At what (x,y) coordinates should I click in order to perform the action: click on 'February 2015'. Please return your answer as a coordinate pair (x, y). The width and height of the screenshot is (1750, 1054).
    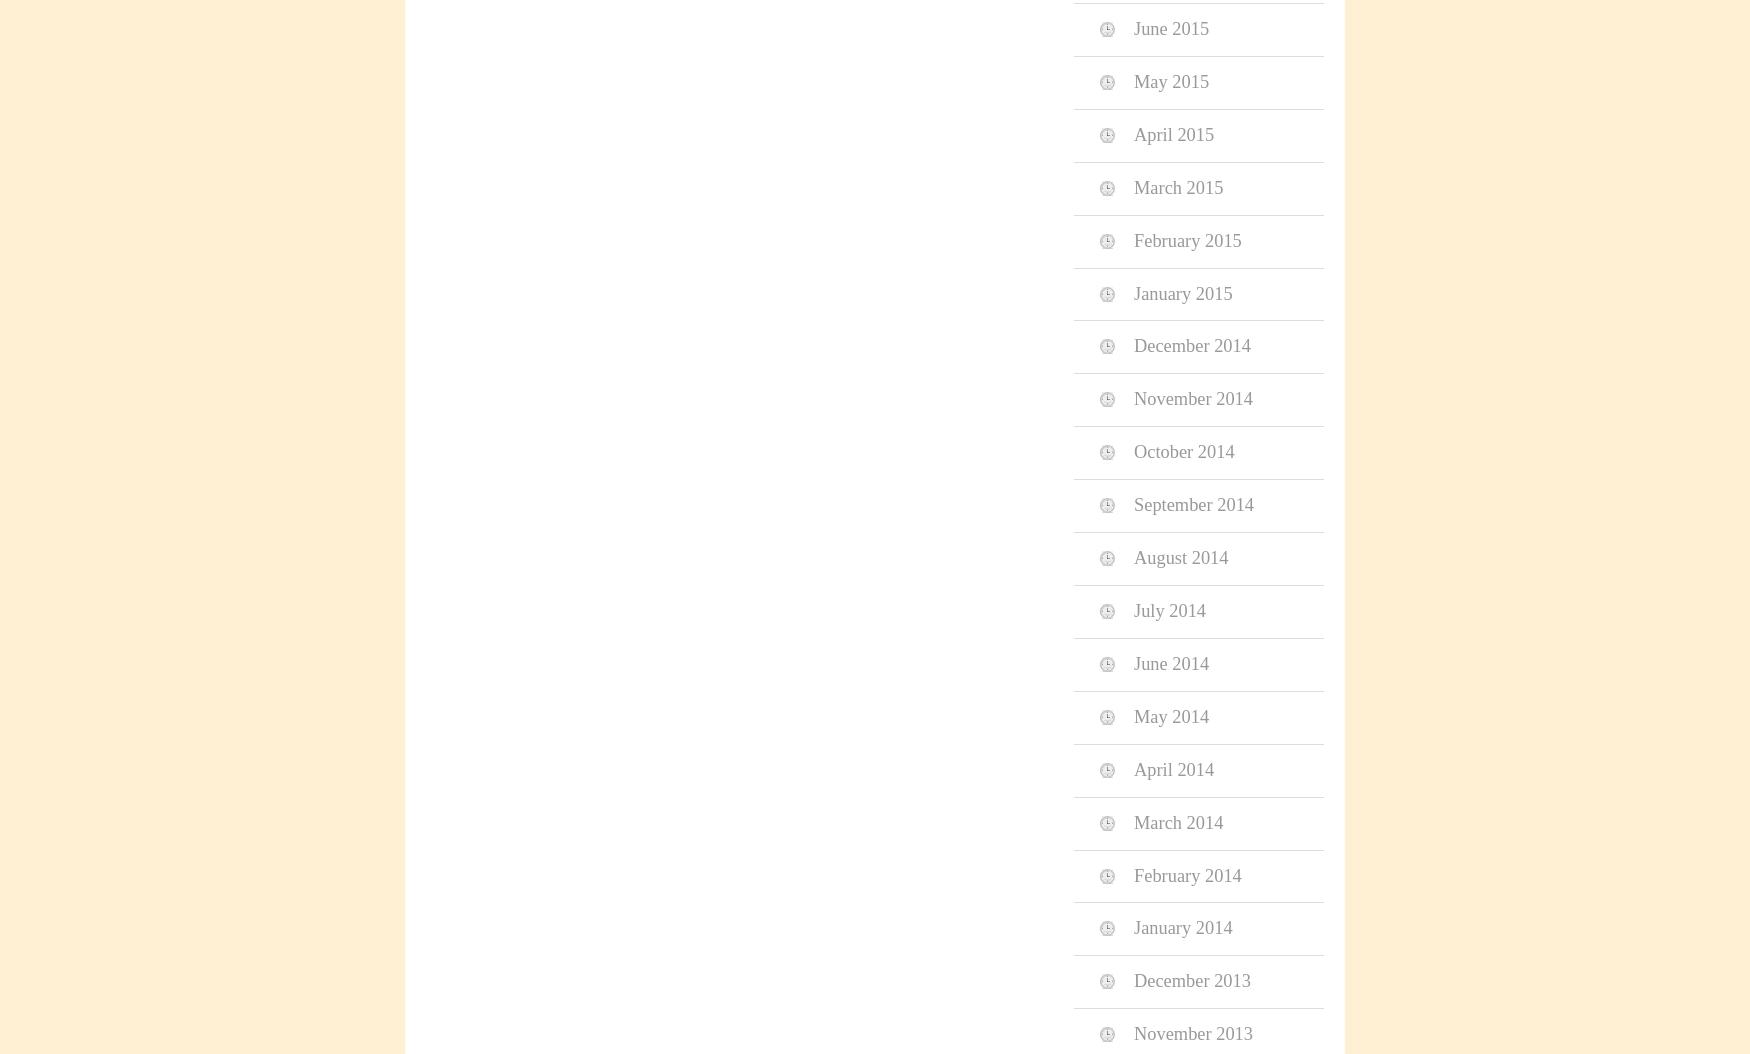
    Looking at the image, I should click on (1186, 239).